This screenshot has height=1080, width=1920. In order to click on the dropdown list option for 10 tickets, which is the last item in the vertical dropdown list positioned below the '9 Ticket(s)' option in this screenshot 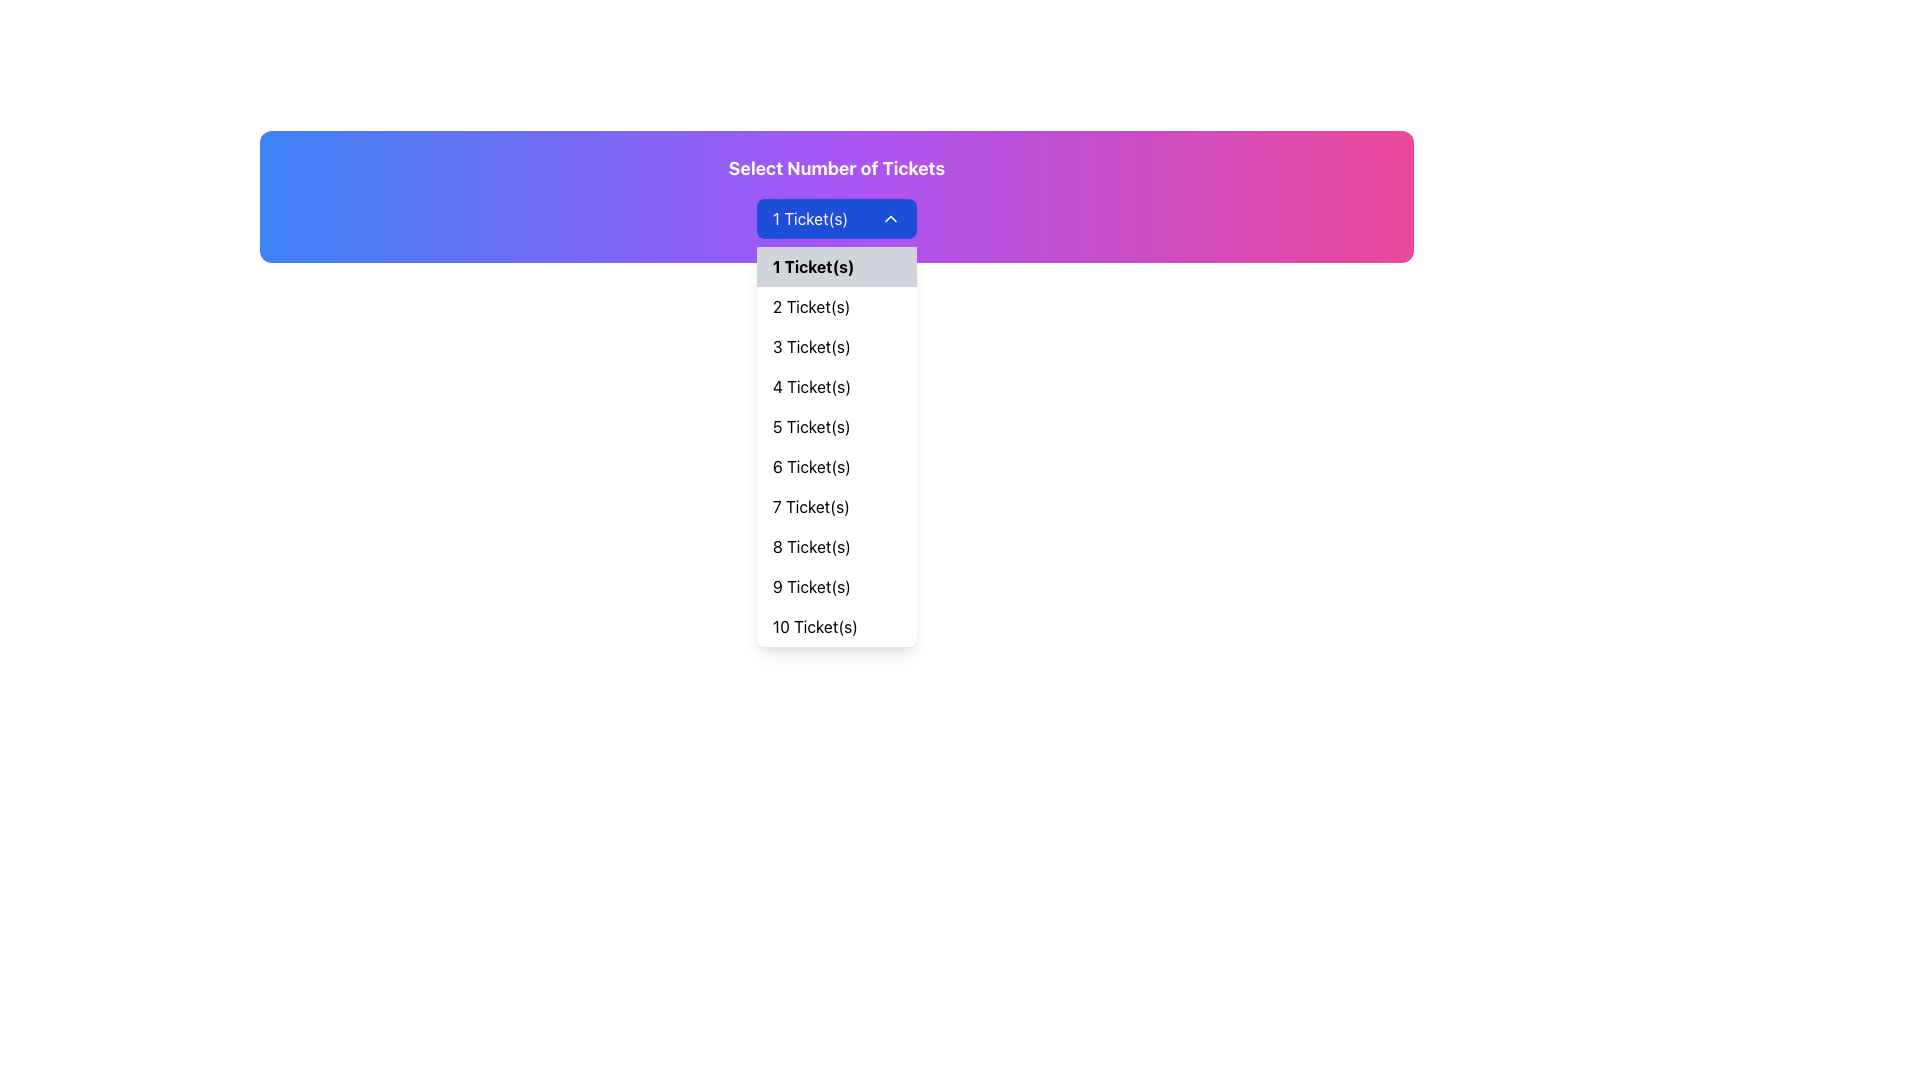, I will do `click(836, 626)`.